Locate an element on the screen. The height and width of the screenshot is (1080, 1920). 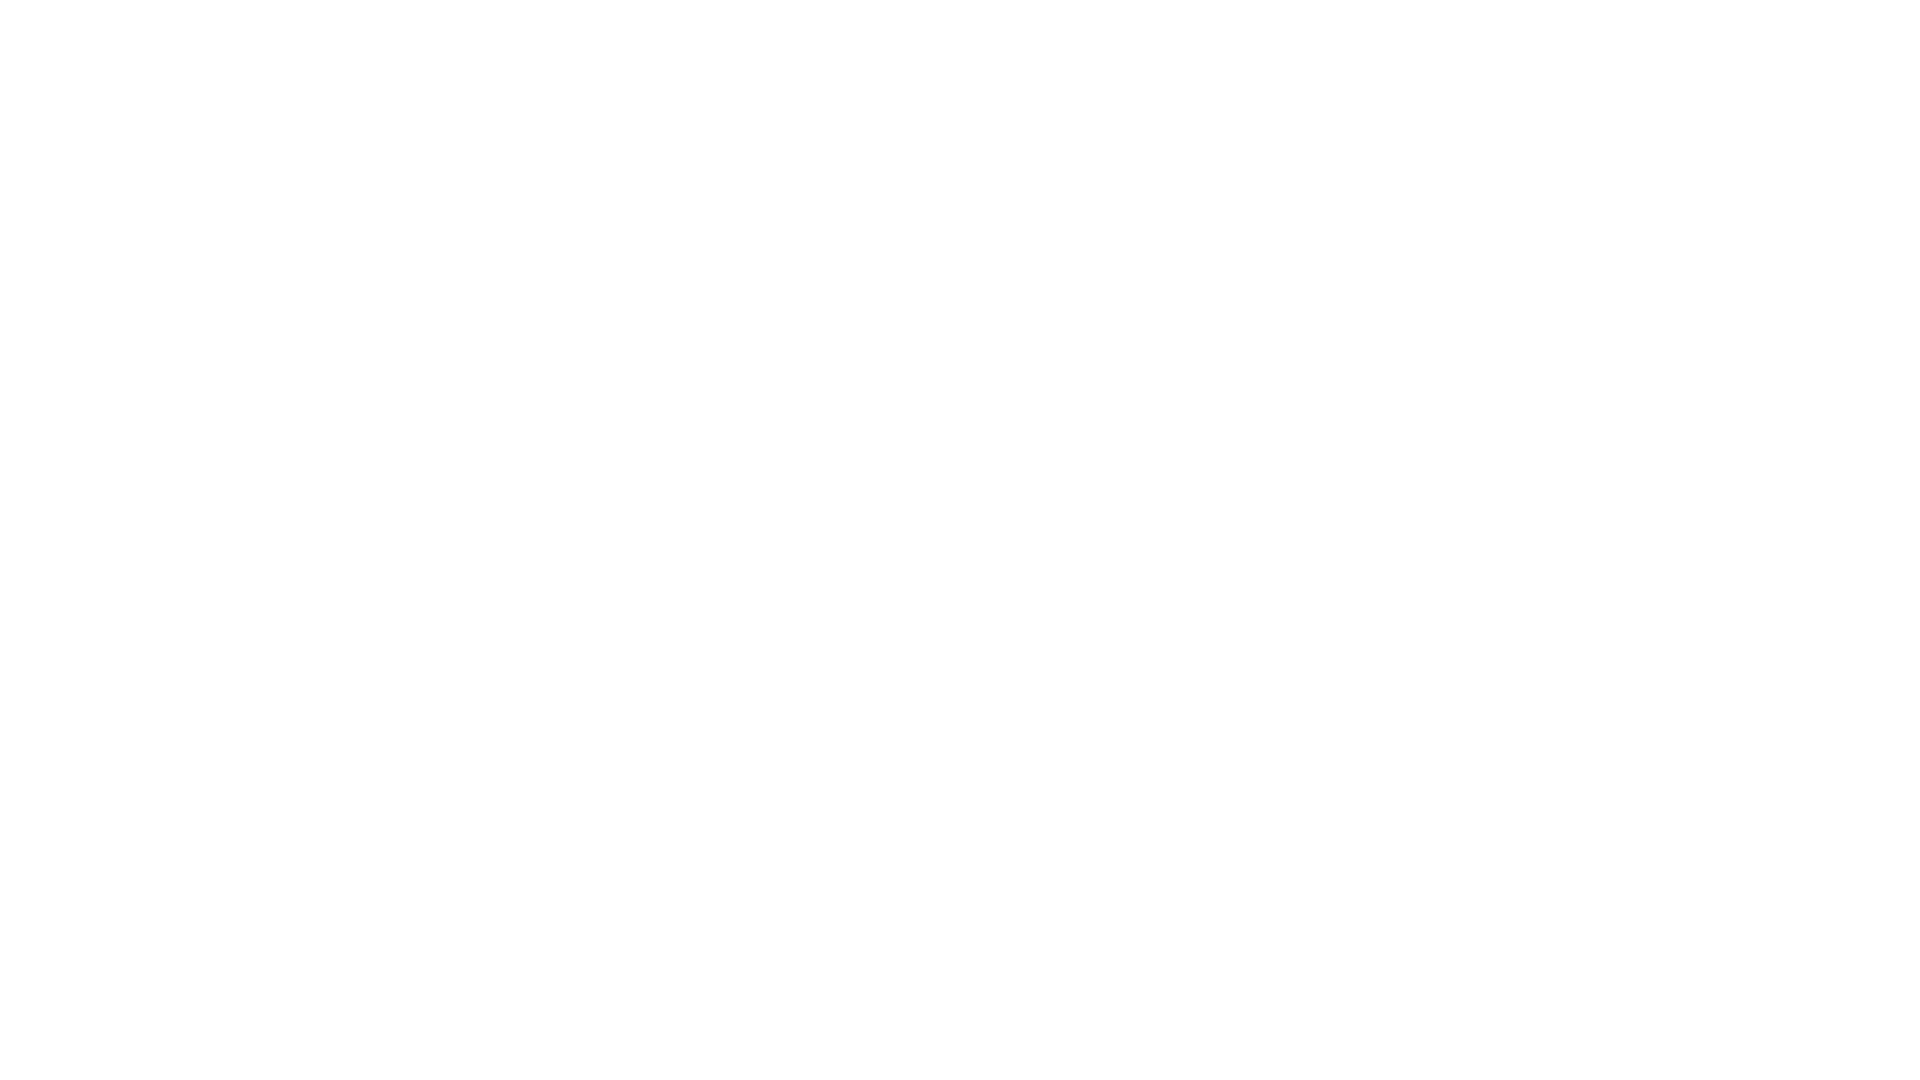
Play Episode 2: Nobody Cares About Your Fantasy World by No One Wants to Hear Your RPG Stories is located at coordinates (268, 651).